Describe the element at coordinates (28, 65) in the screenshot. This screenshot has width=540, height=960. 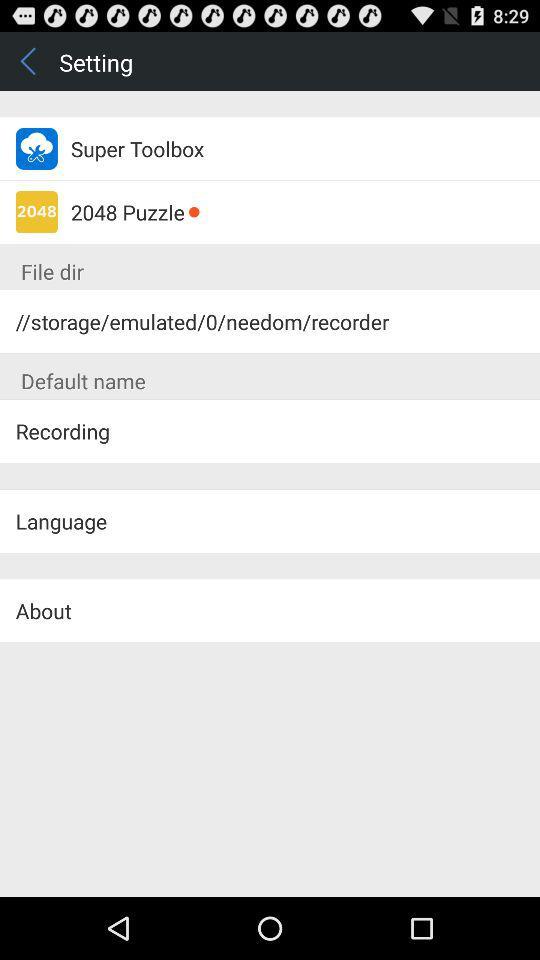
I see `the arrow_backward icon` at that location.